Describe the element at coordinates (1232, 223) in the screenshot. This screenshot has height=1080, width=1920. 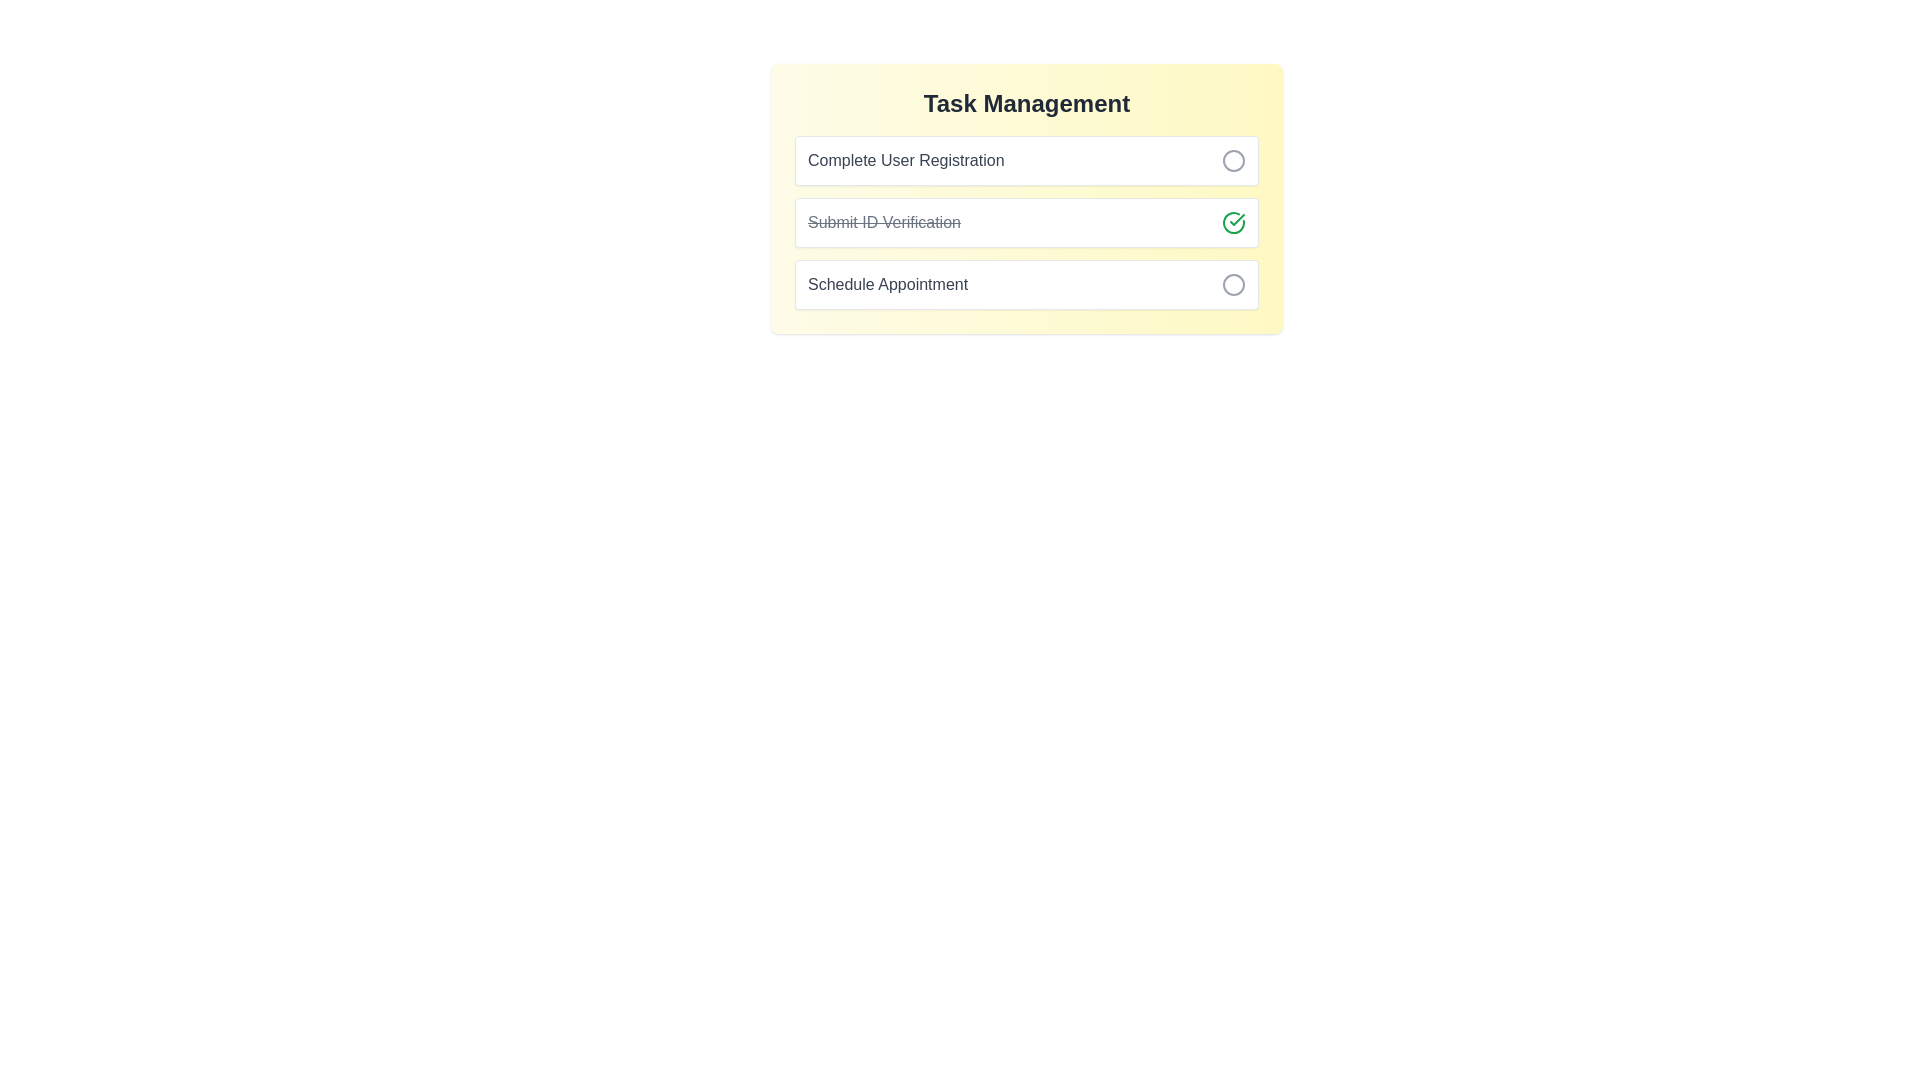
I see `the green outlined checkmark graphical icon located to the right of the 'Submit ID Verification' text in the 'Task Management' list, which signifies a completed action` at that location.